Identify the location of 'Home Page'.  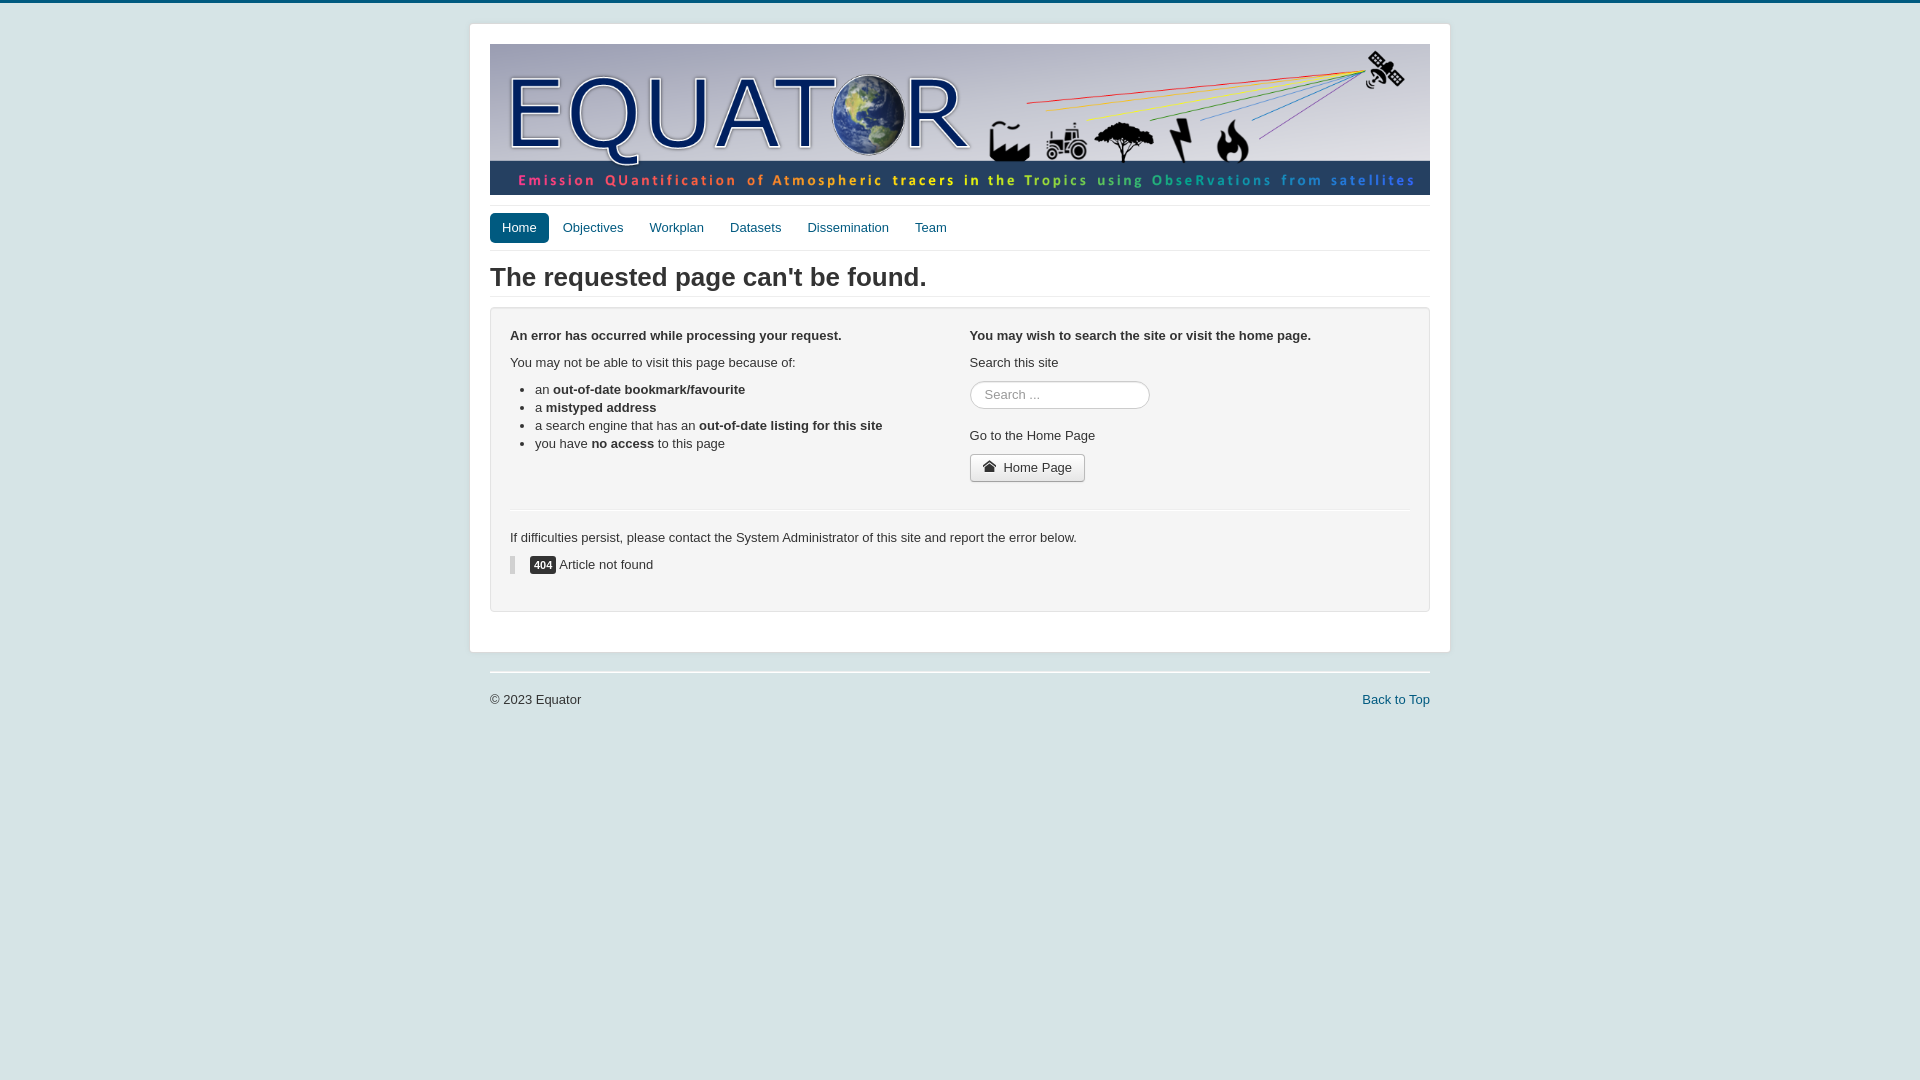
(1027, 467).